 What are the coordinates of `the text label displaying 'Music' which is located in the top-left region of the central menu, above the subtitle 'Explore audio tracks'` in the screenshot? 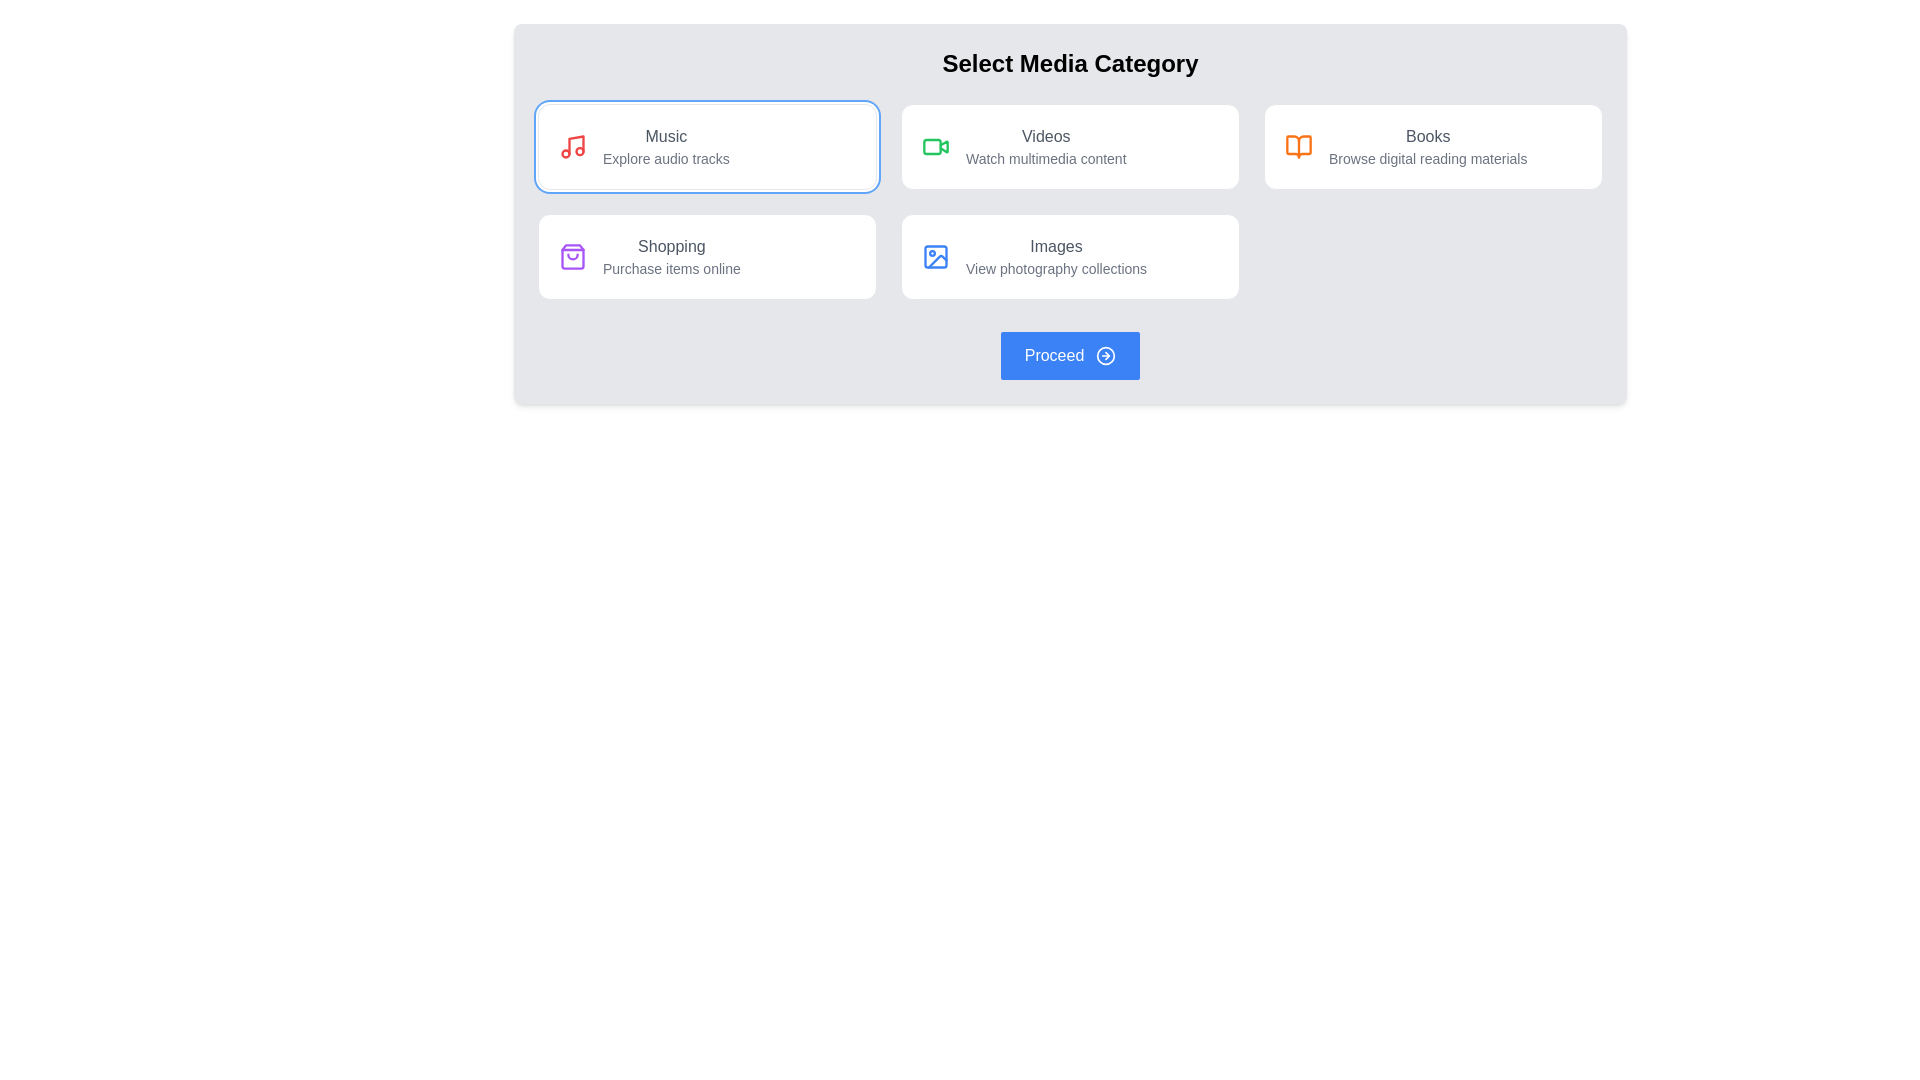 It's located at (666, 136).